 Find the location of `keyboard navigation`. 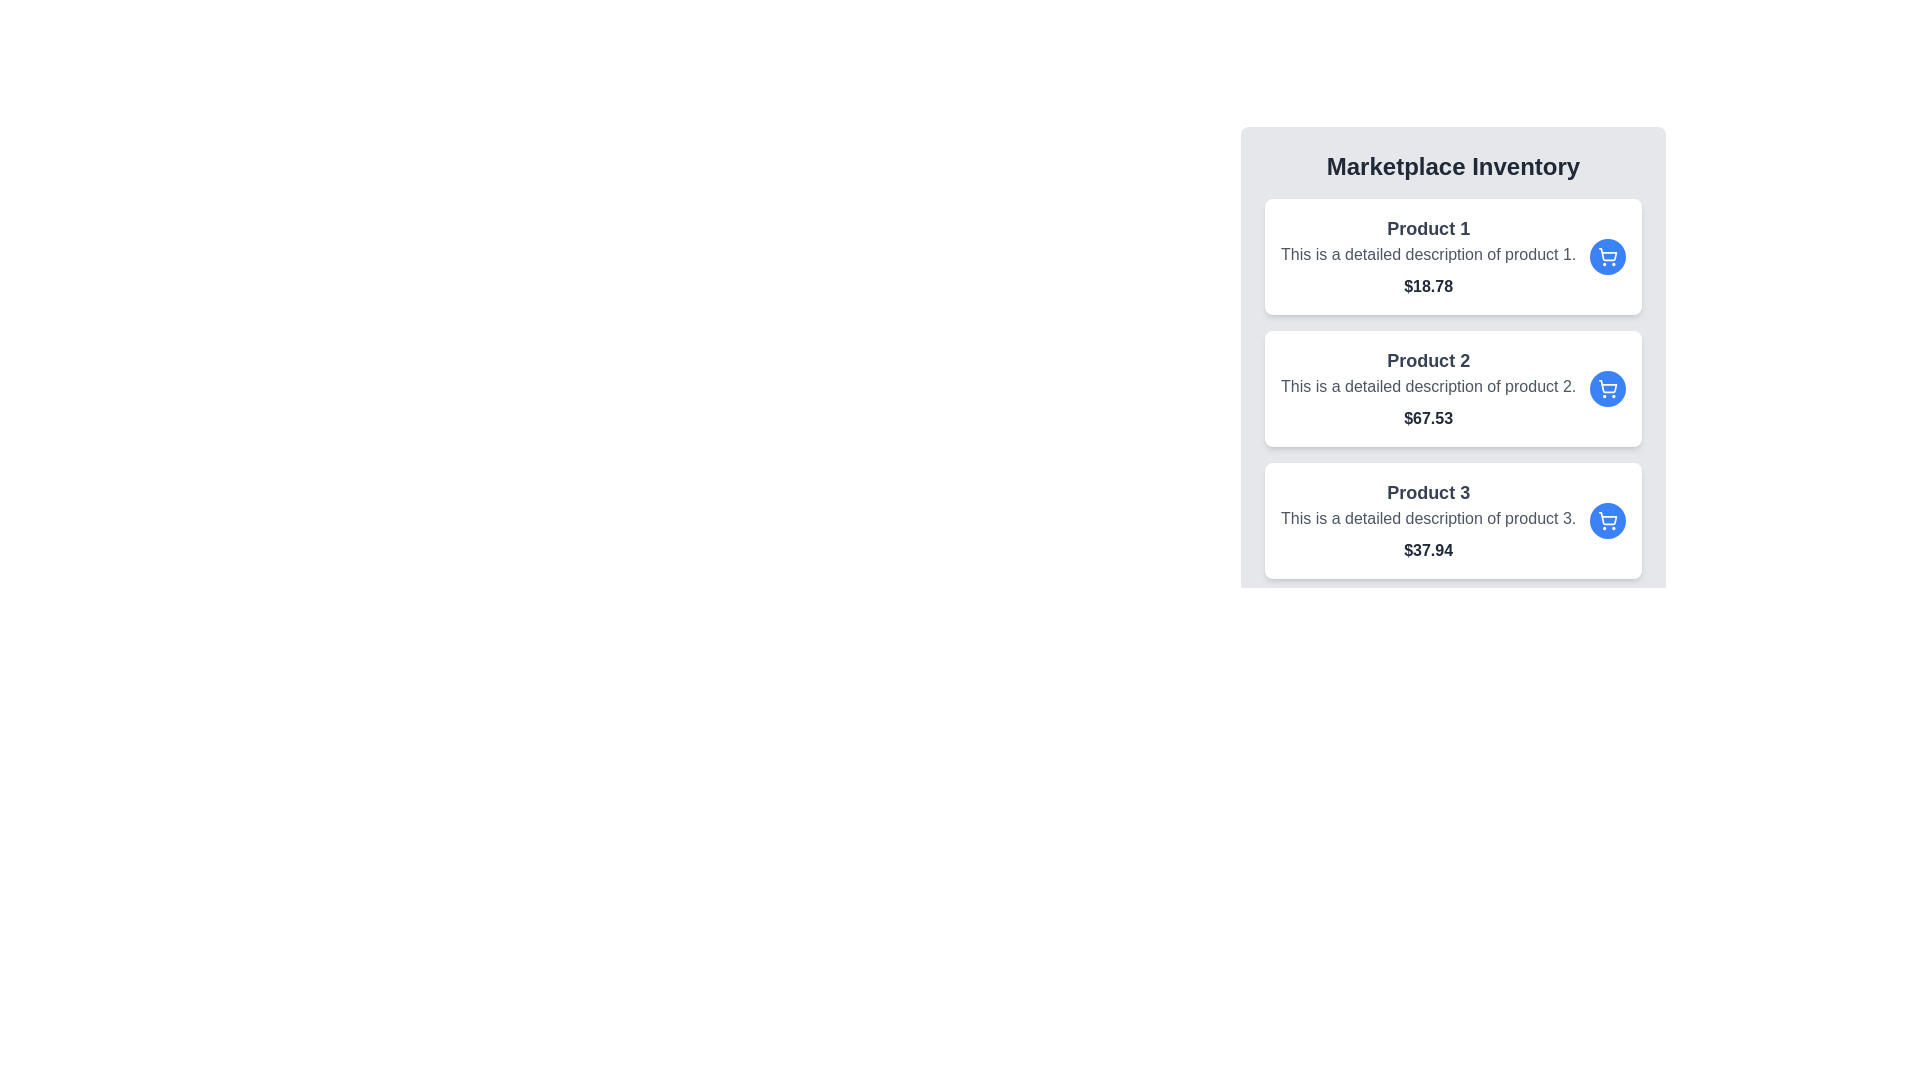

keyboard navigation is located at coordinates (1608, 389).